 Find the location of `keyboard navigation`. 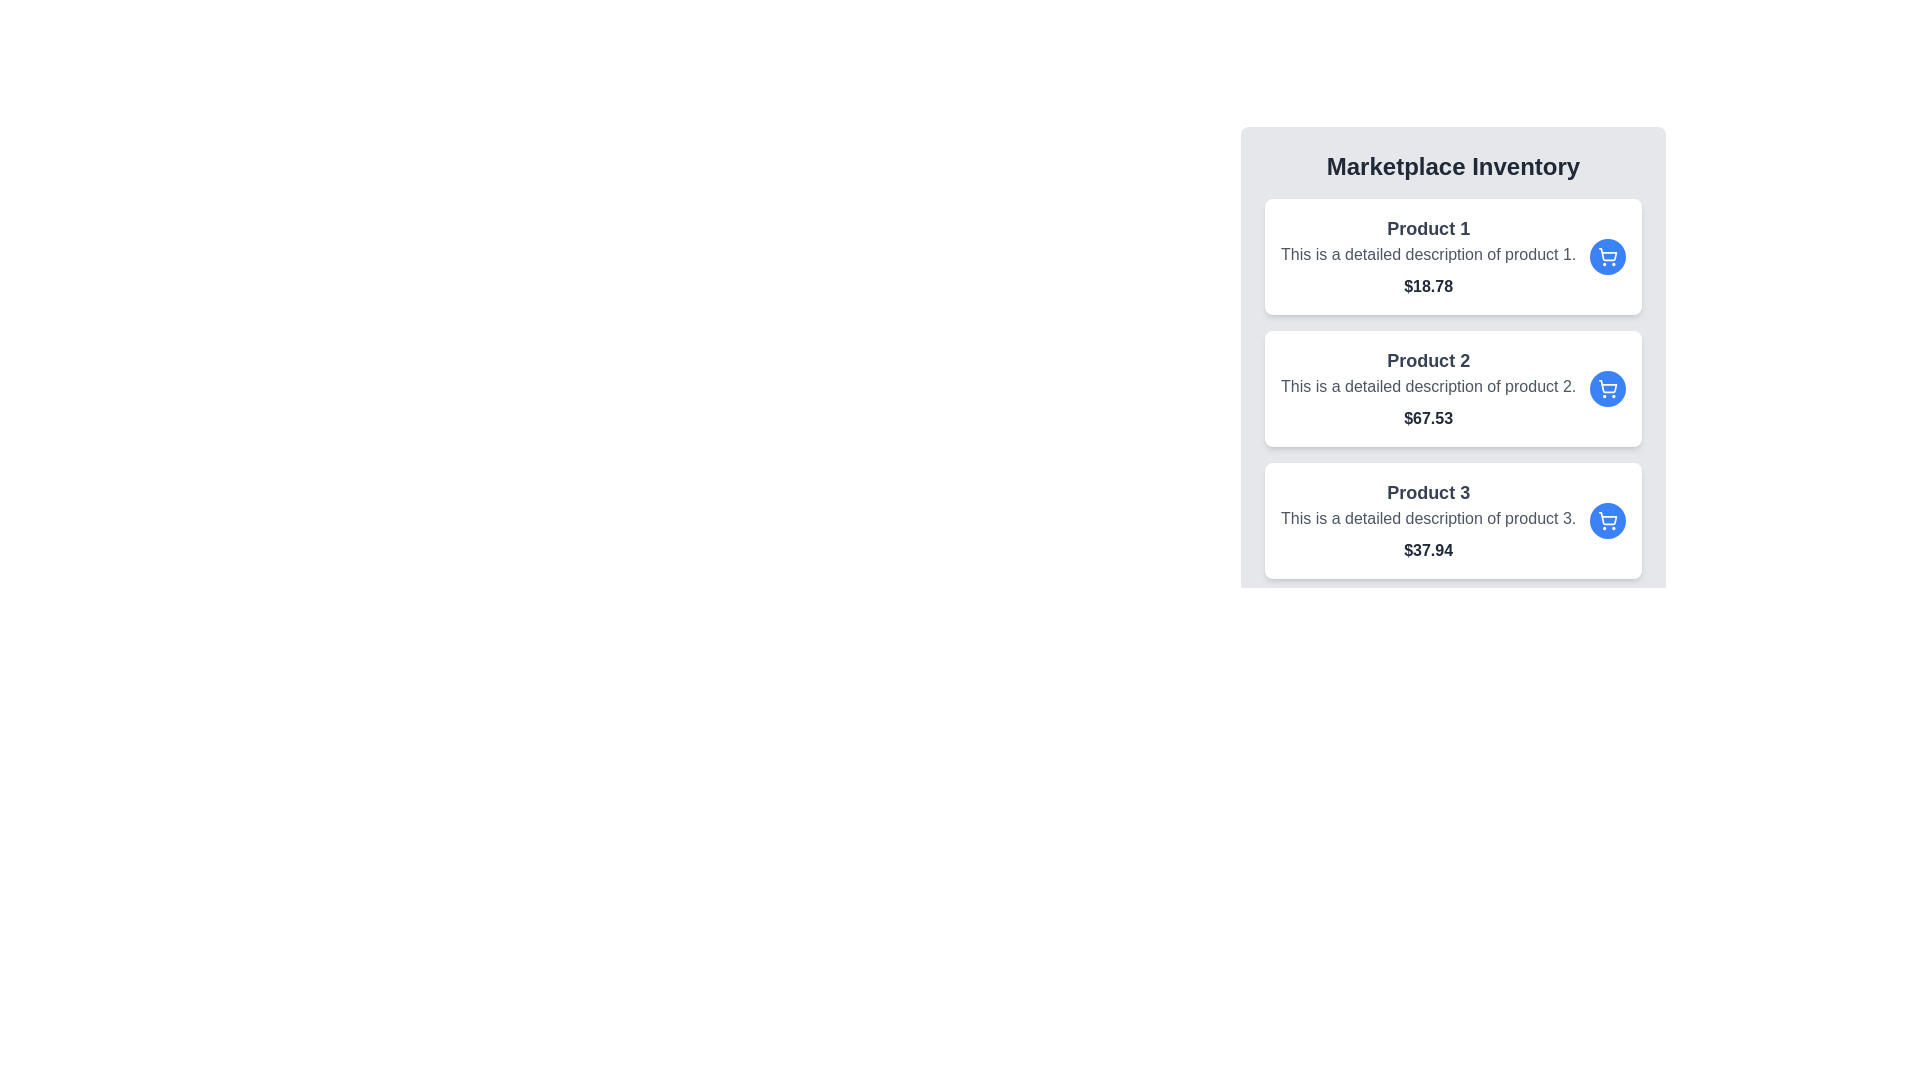

keyboard navigation is located at coordinates (1608, 389).